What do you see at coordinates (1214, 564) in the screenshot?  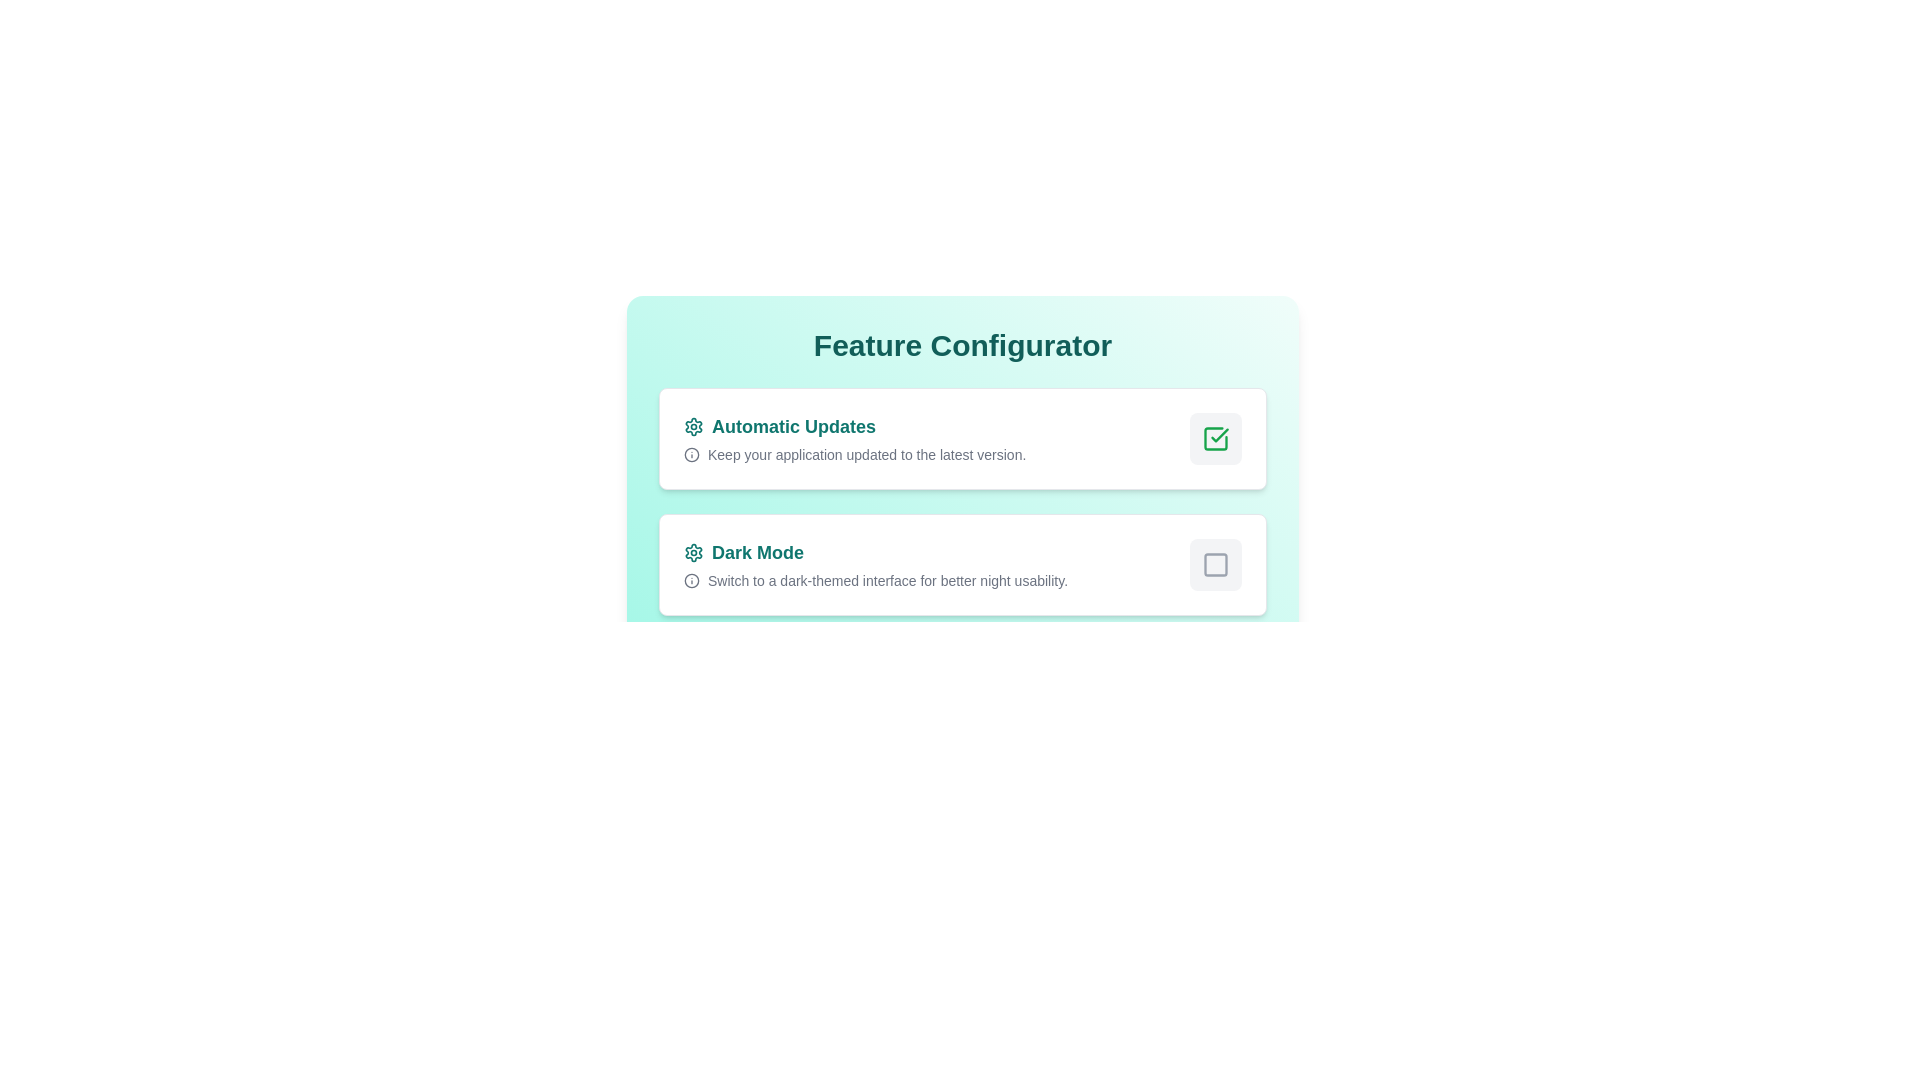 I see `the Rectangle SVG element that serves as a visual indicator for the 'Dark Mode' feature in the feature configurator interface` at bounding box center [1214, 564].